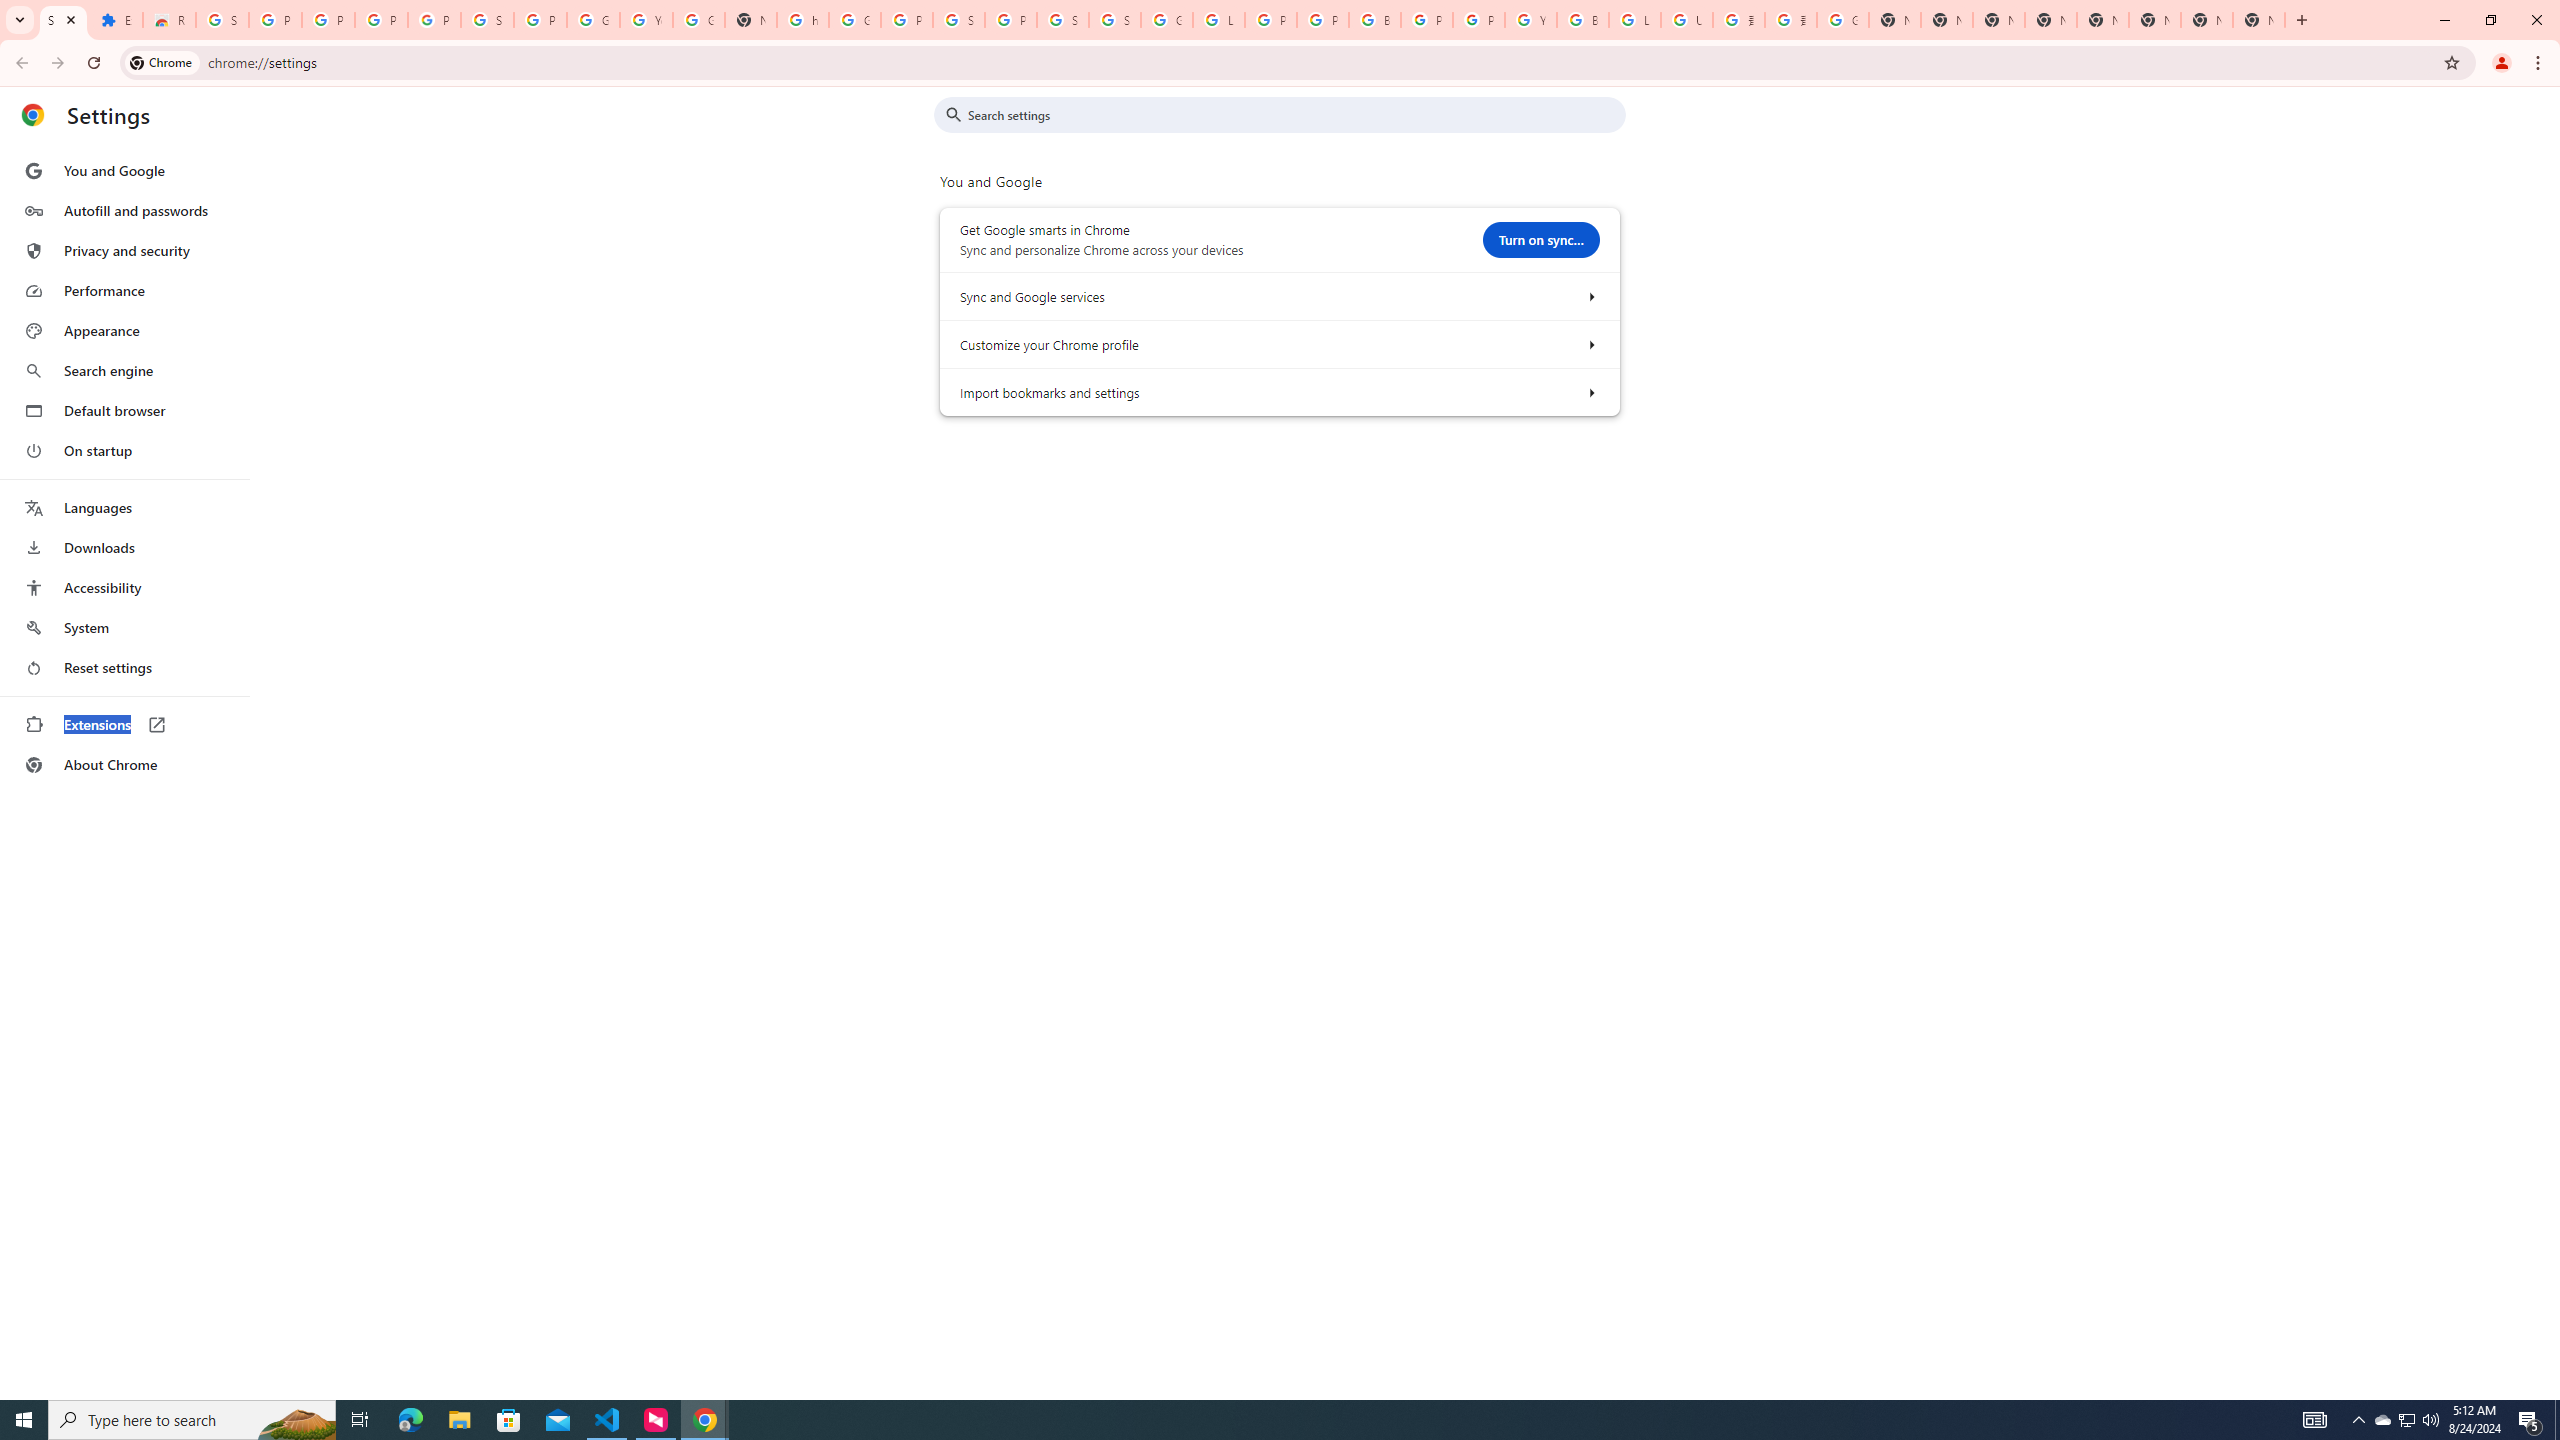 The width and height of the screenshot is (2560, 1440). Describe the element at coordinates (123, 210) in the screenshot. I see `'Autofill and passwords'` at that location.